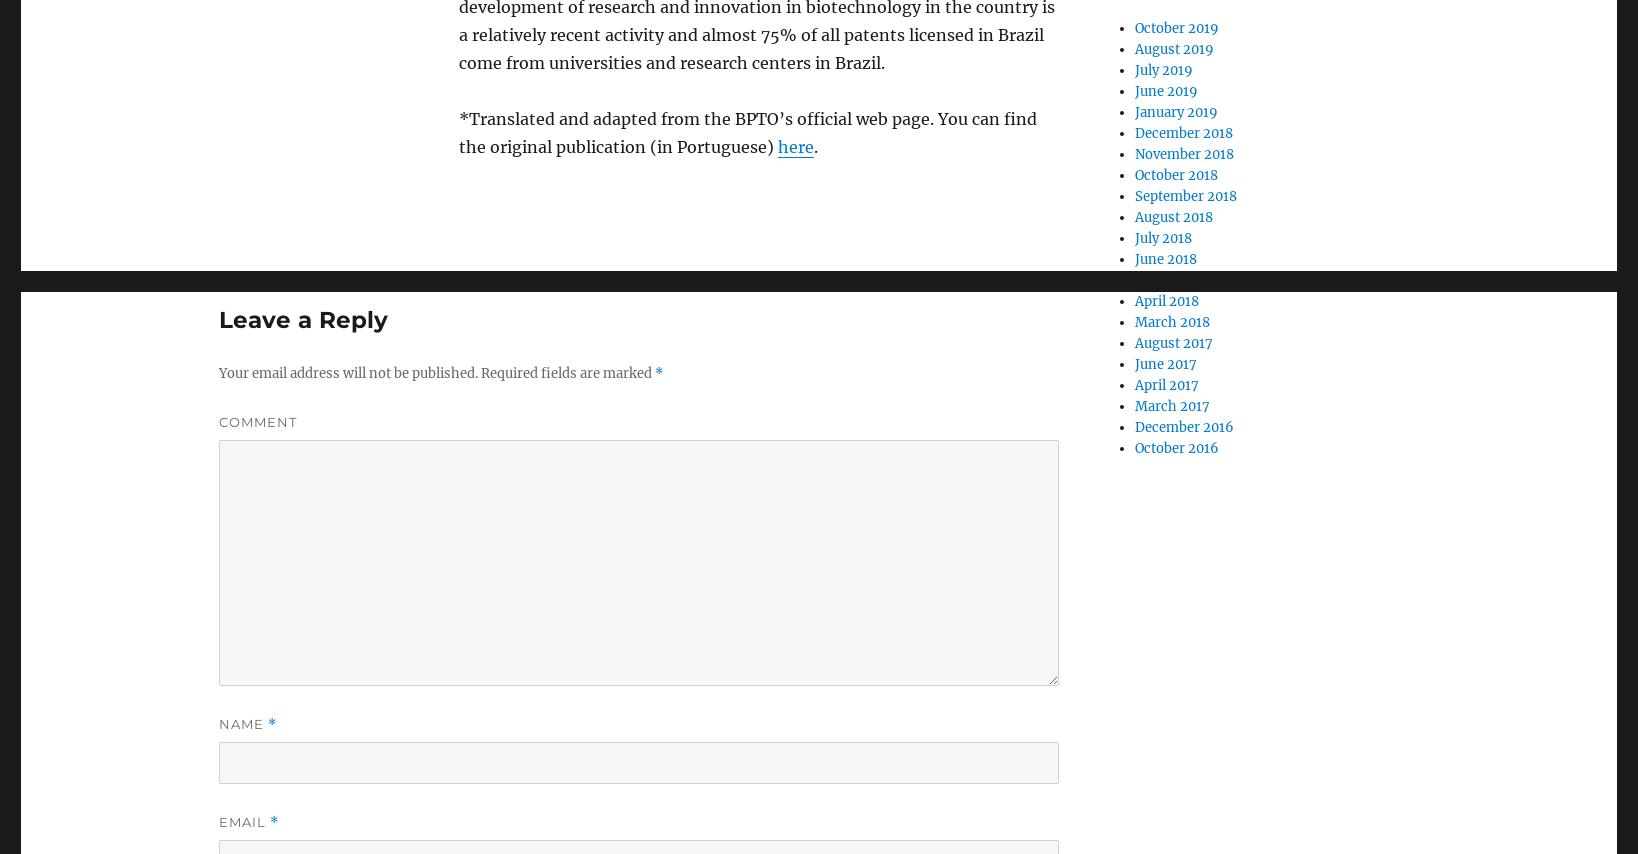  I want to click on 'January 2019', so click(1175, 112).